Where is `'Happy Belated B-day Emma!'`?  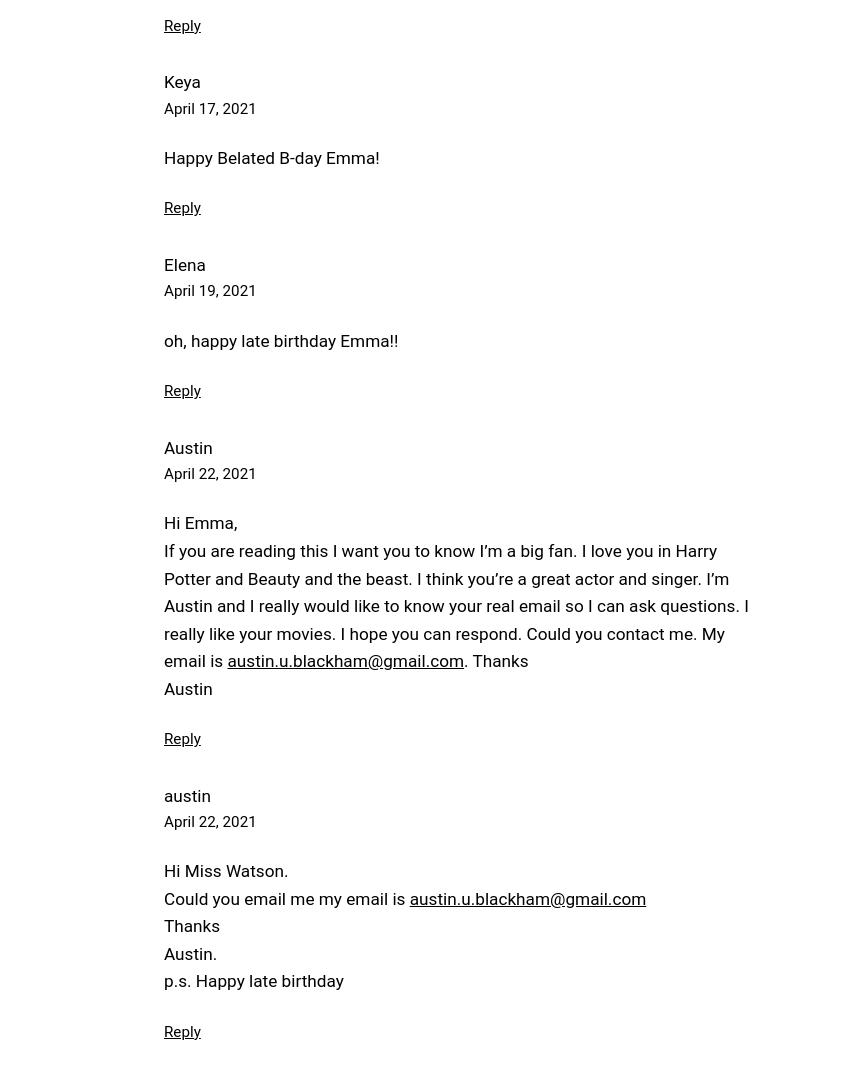 'Happy Belated B-day Emma!' is located at coordinates (163, 156).